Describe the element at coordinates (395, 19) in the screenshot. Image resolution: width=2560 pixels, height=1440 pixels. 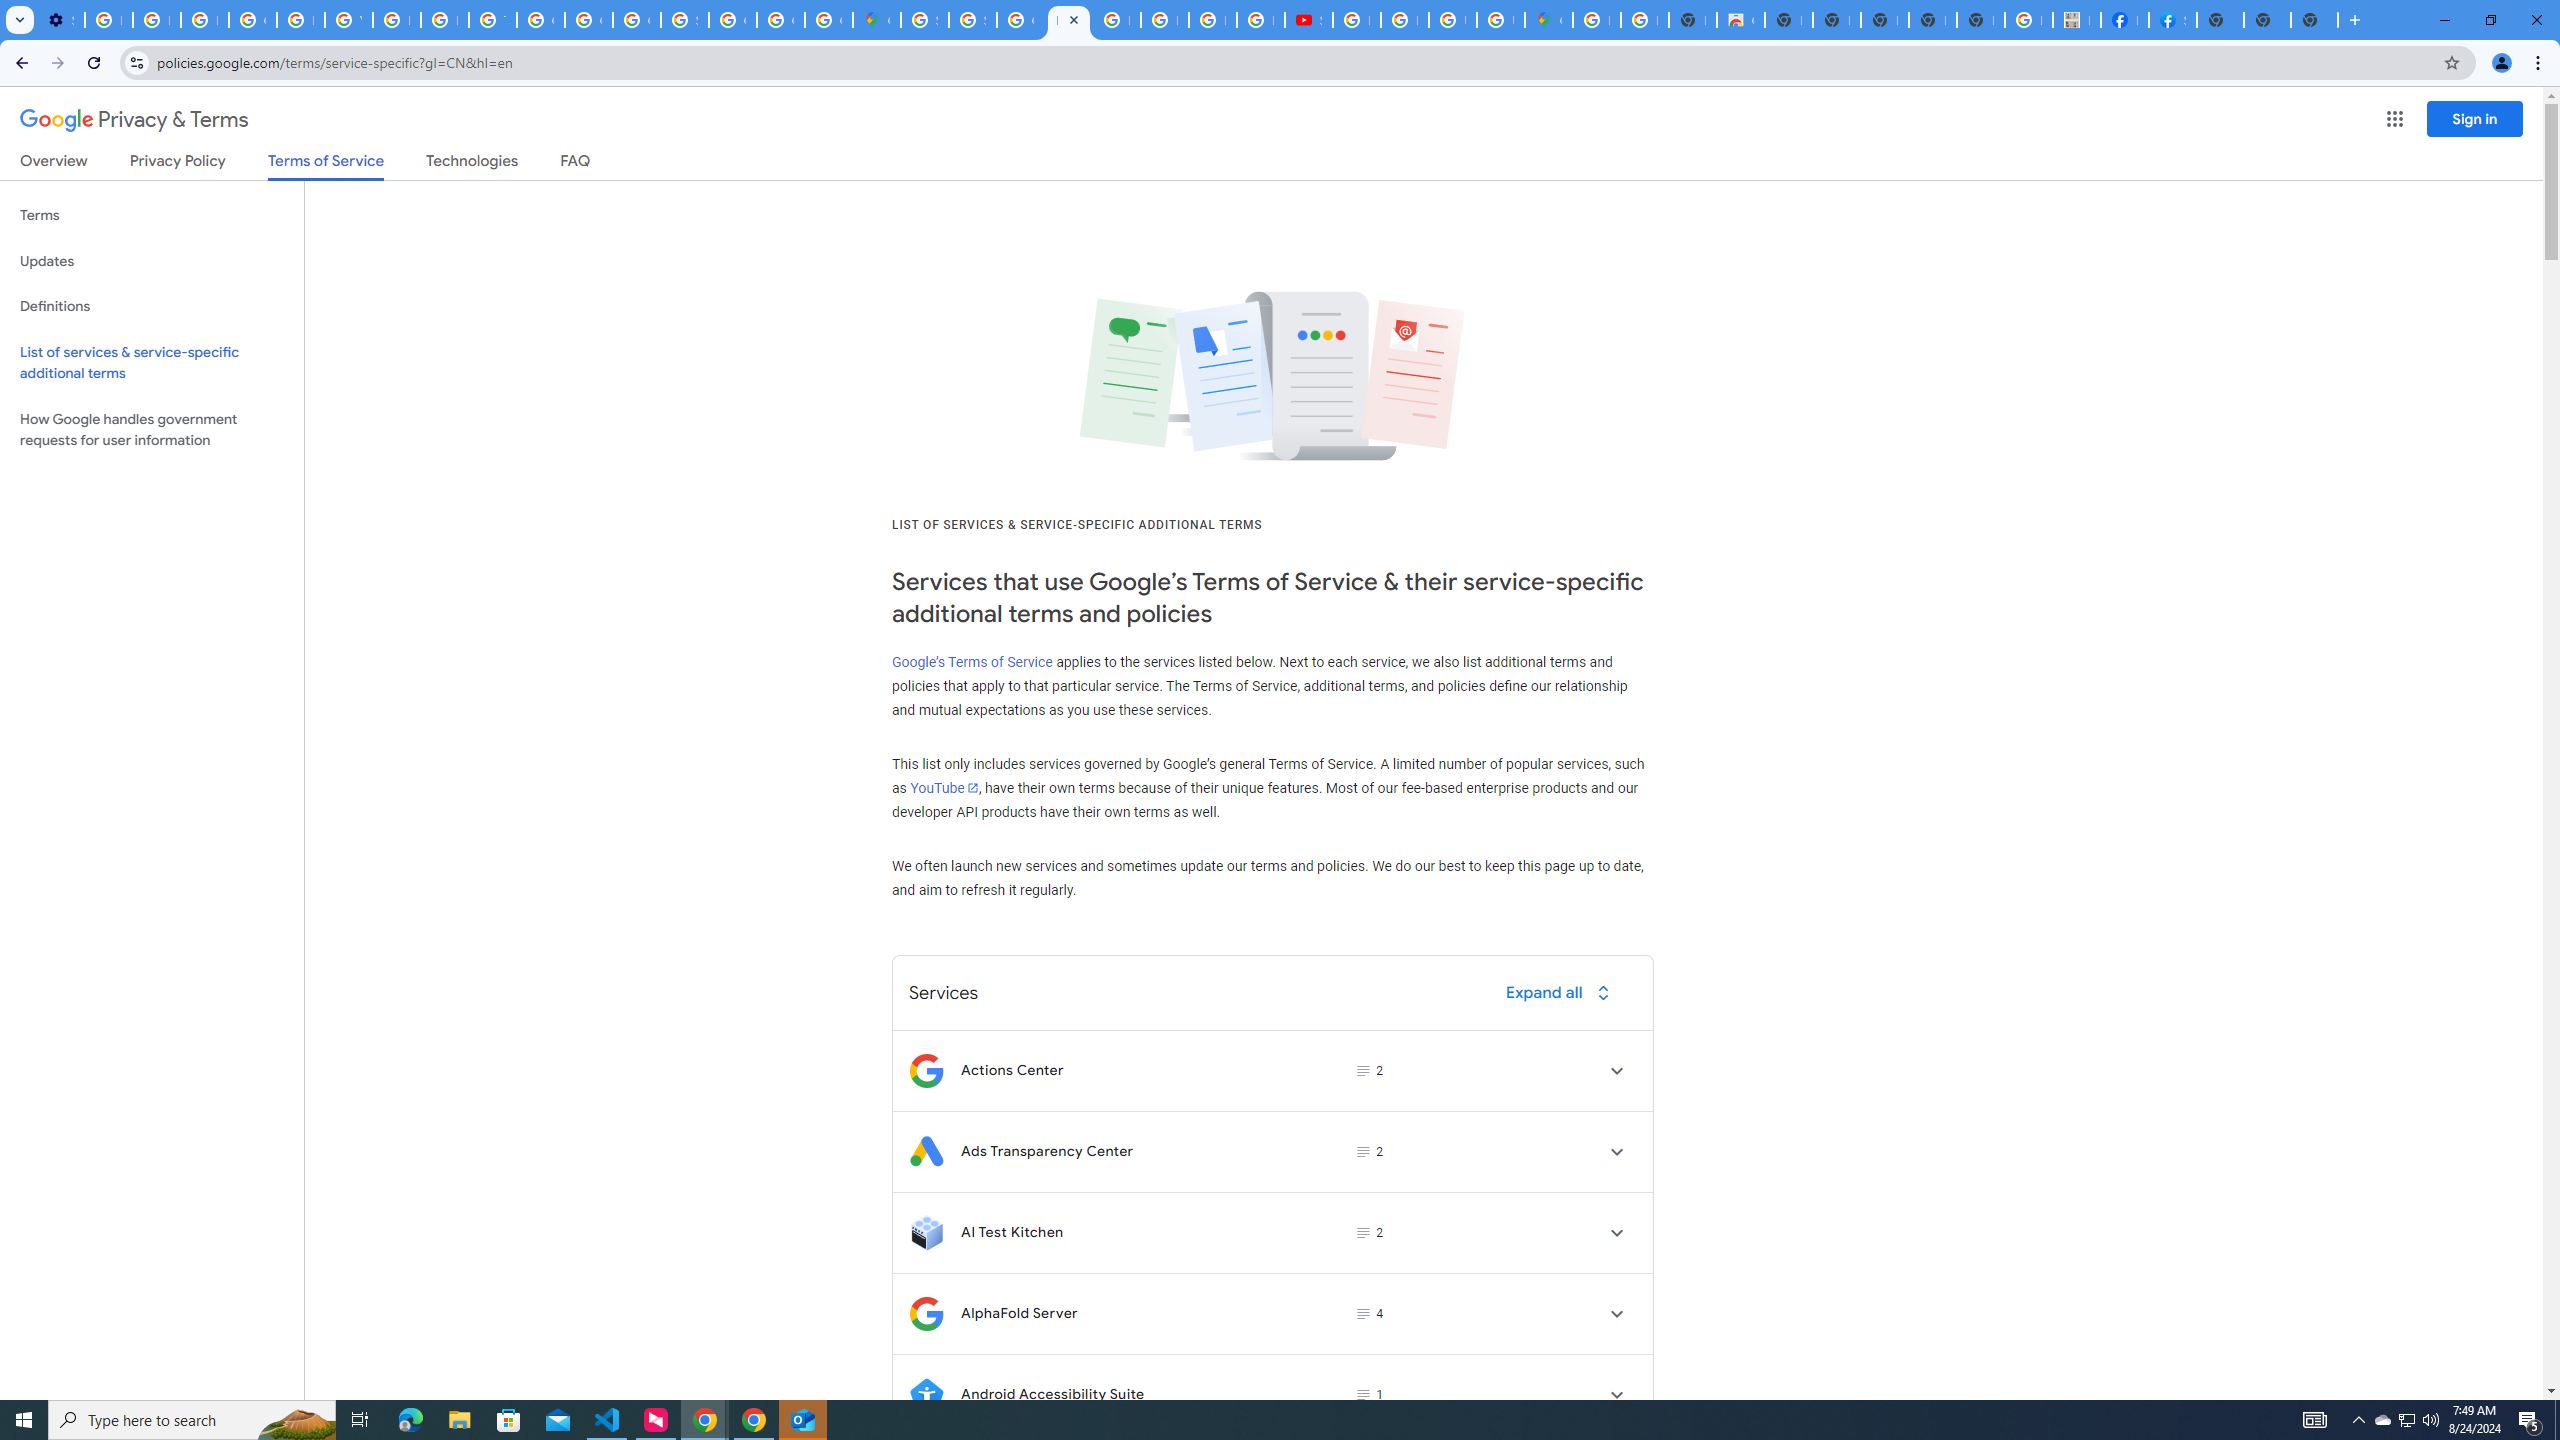
I see `'https://scholar.google.com/'` at that location.